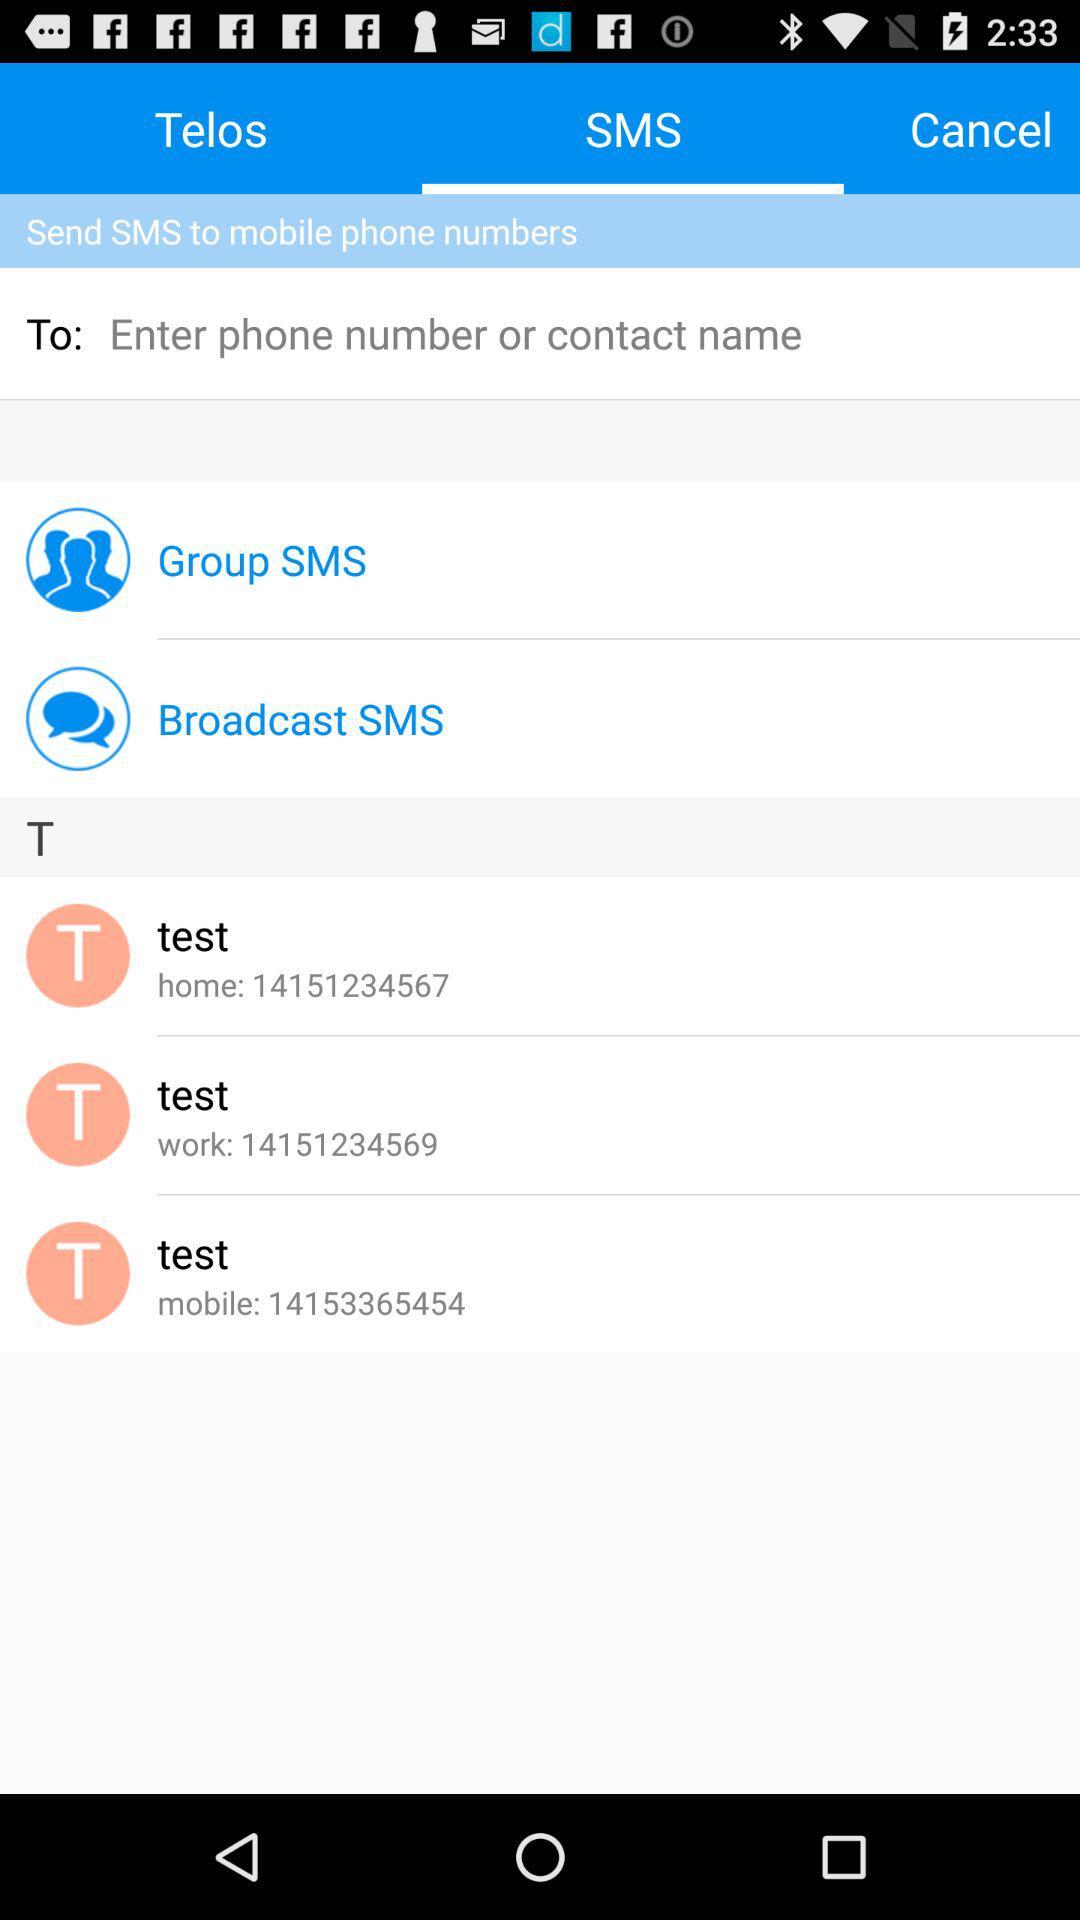  I want to click on broadcast sms app, so click(300, 718).